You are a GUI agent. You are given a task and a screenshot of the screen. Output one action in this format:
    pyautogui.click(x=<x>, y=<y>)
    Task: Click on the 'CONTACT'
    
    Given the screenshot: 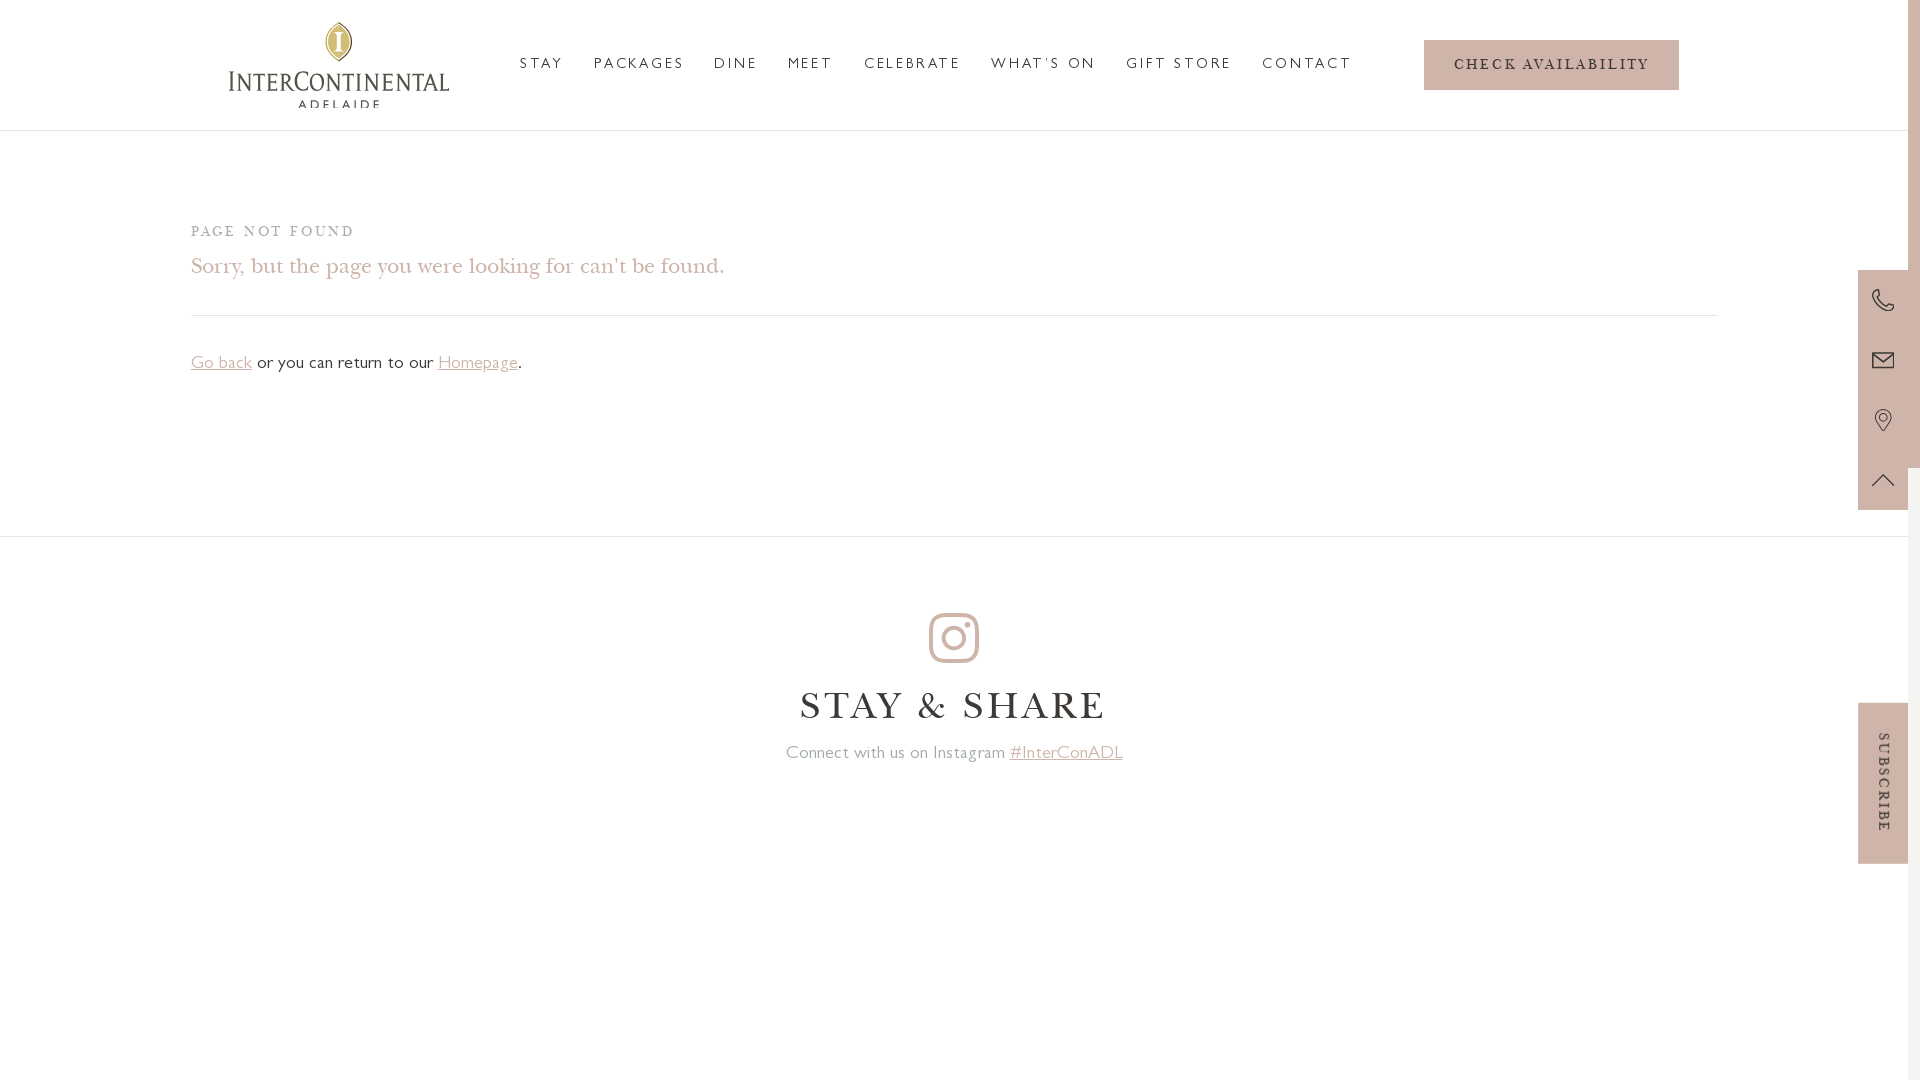 What is the action you would take?
    pyautogui.click(x=1307, y=64)
    